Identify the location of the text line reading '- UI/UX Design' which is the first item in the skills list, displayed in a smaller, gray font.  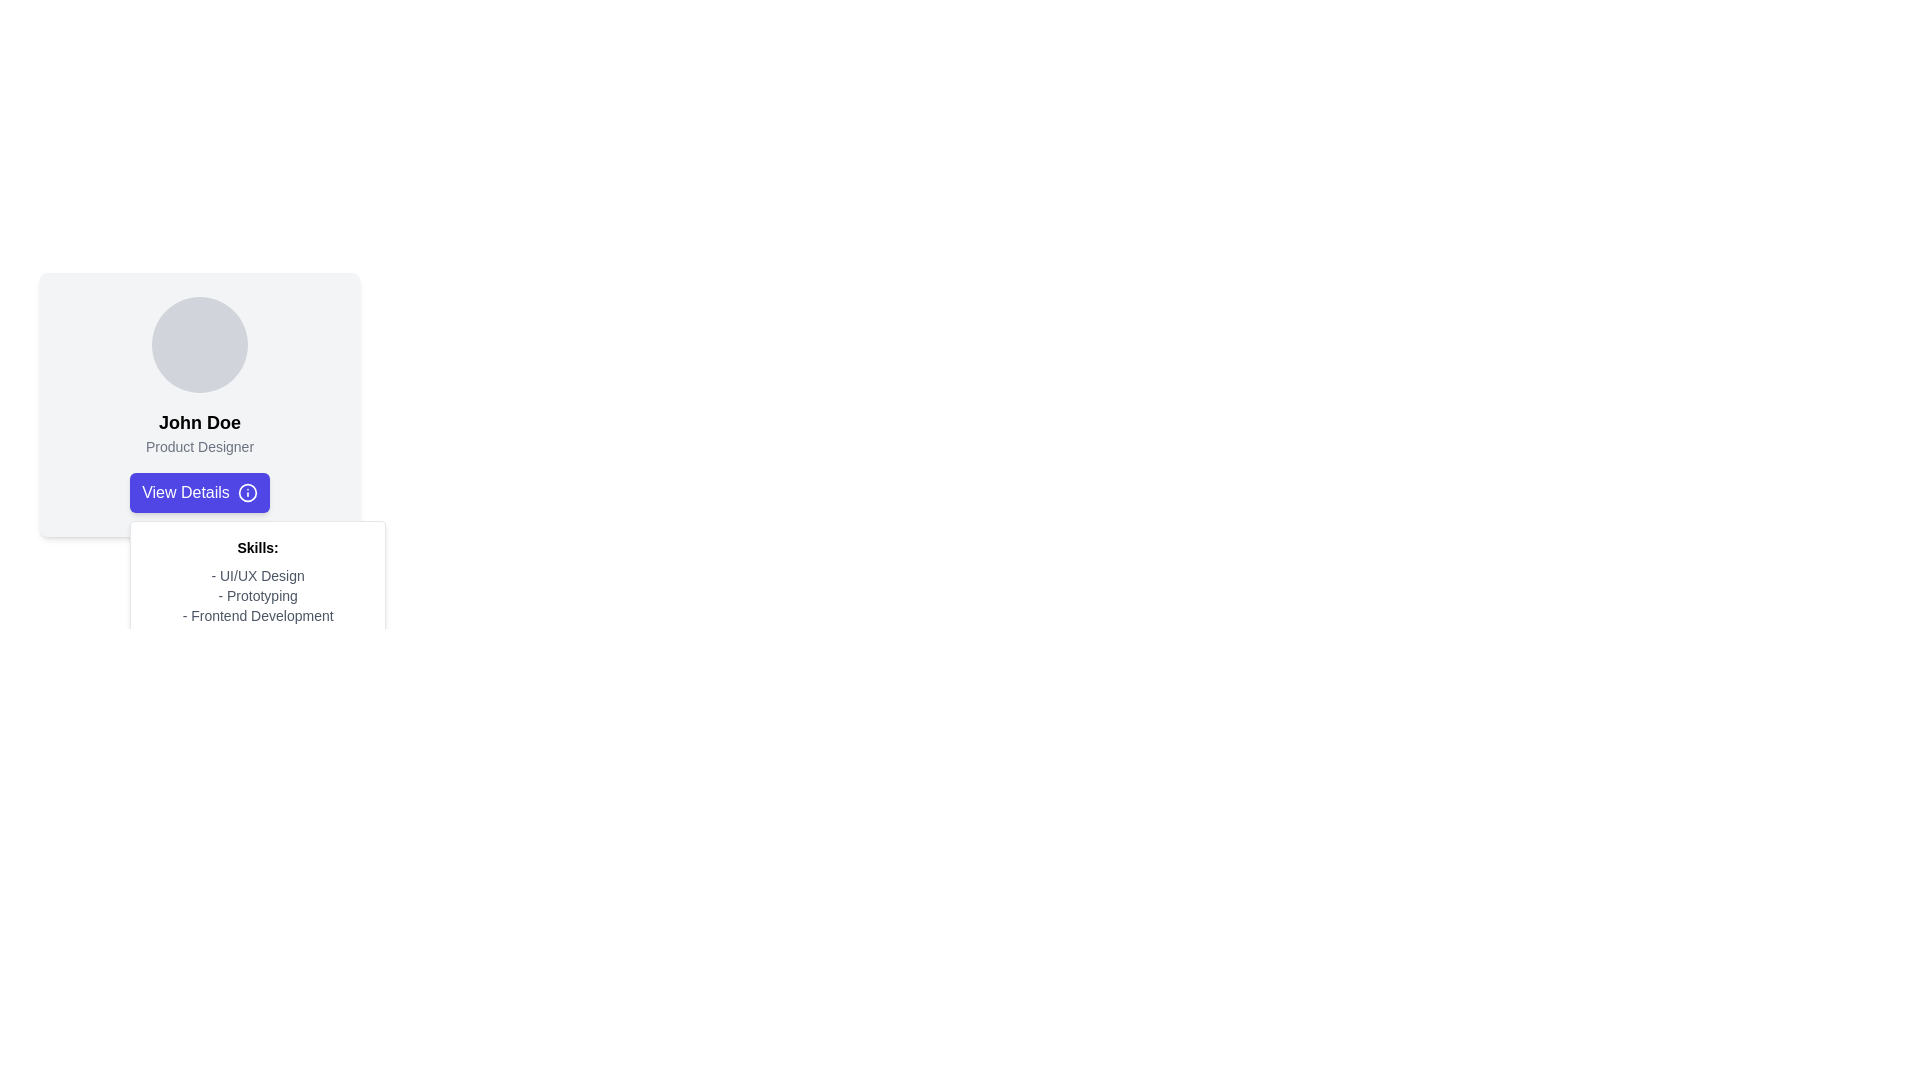
(257, 575).